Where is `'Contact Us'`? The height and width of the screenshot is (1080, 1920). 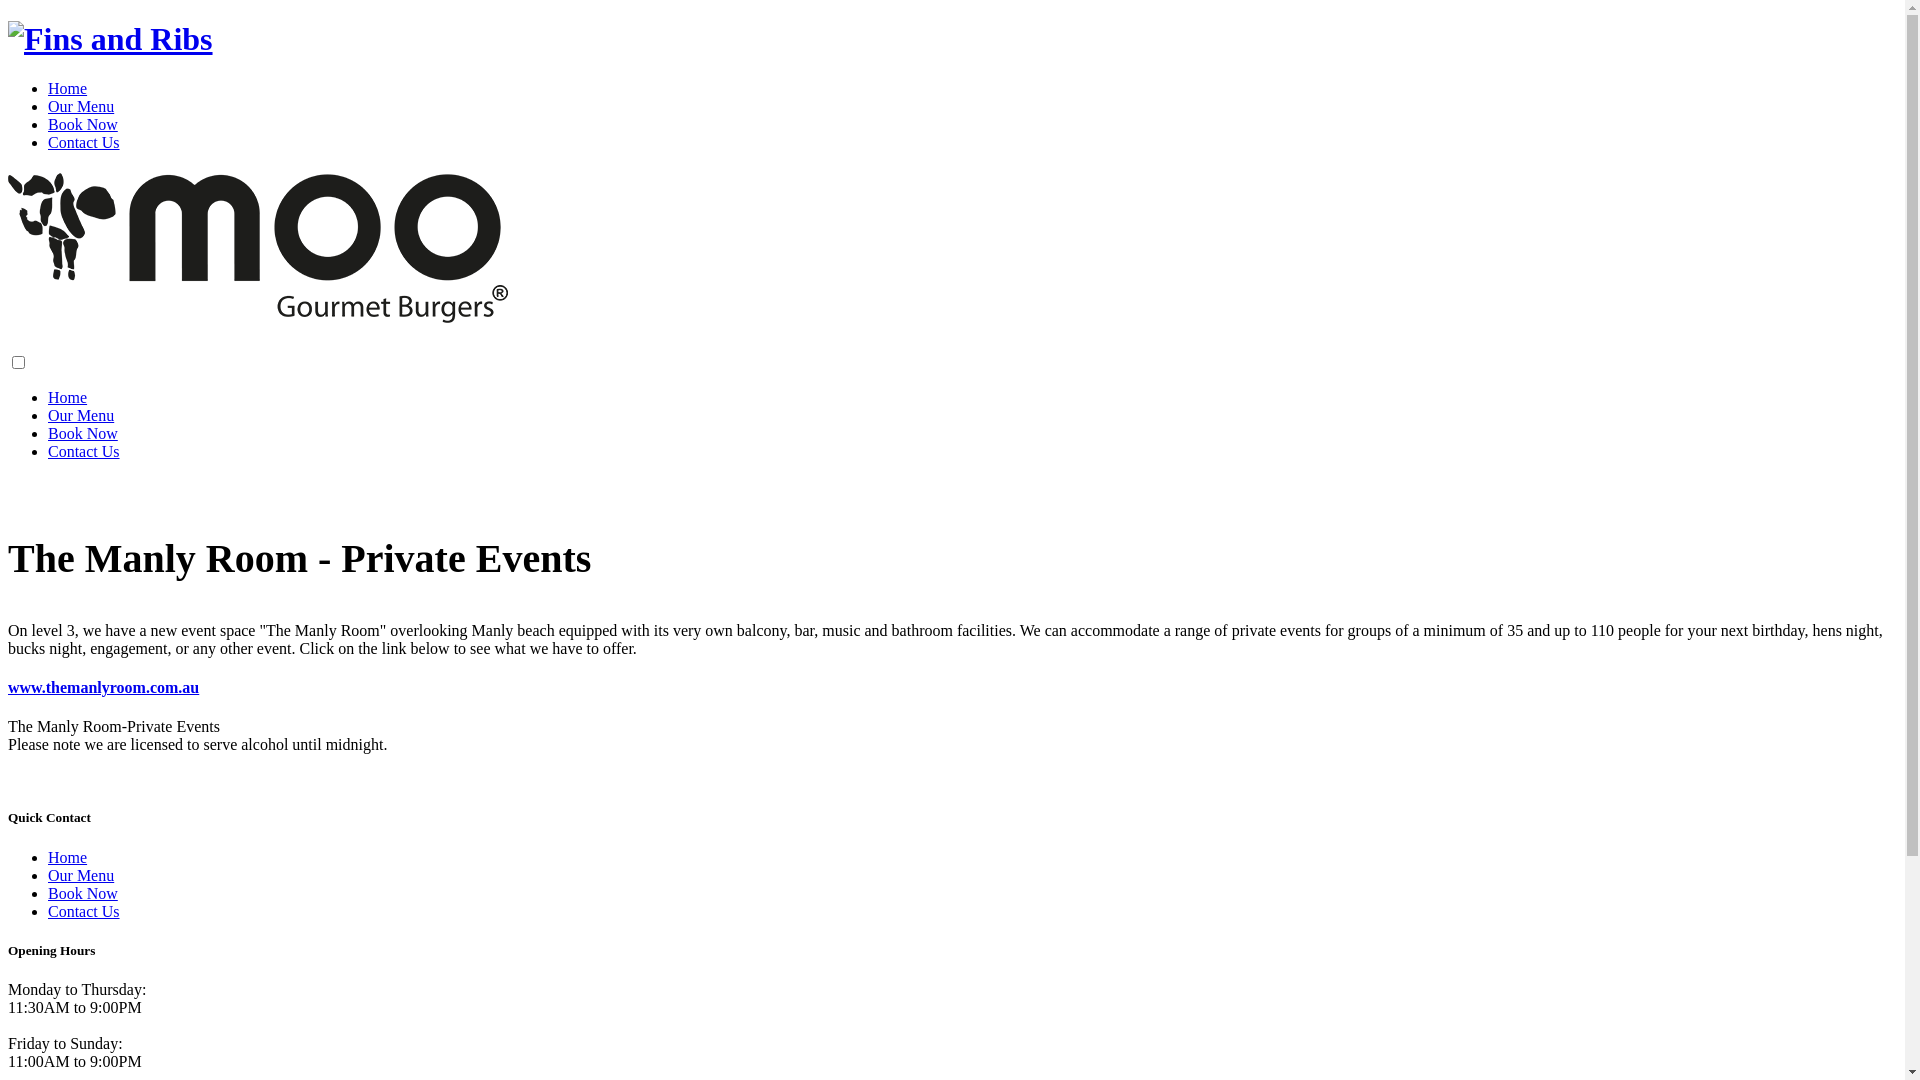 'Contact Us' is located at coordinates (82, 911).